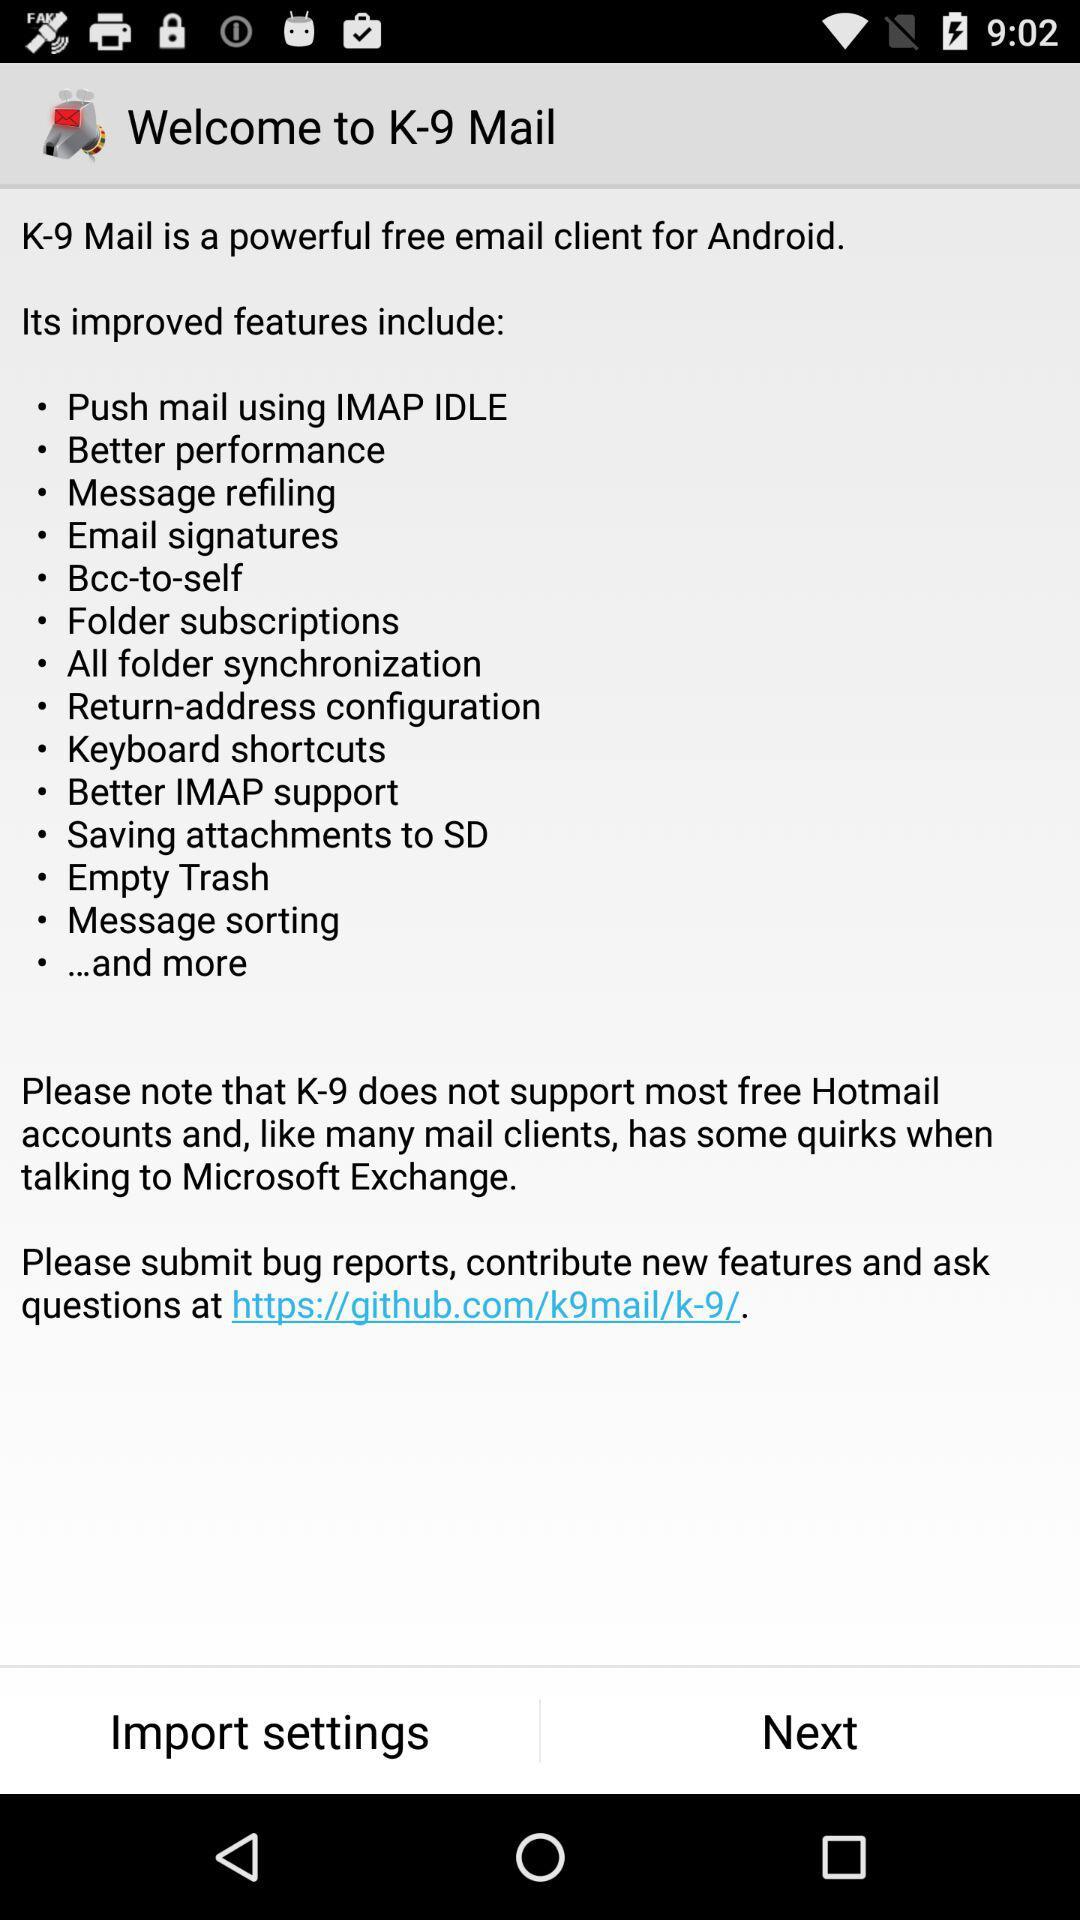  What do you see at coordinates (268, 1730) in the screenshot?
I see `import settings item` at bounding box center [268, 1730].